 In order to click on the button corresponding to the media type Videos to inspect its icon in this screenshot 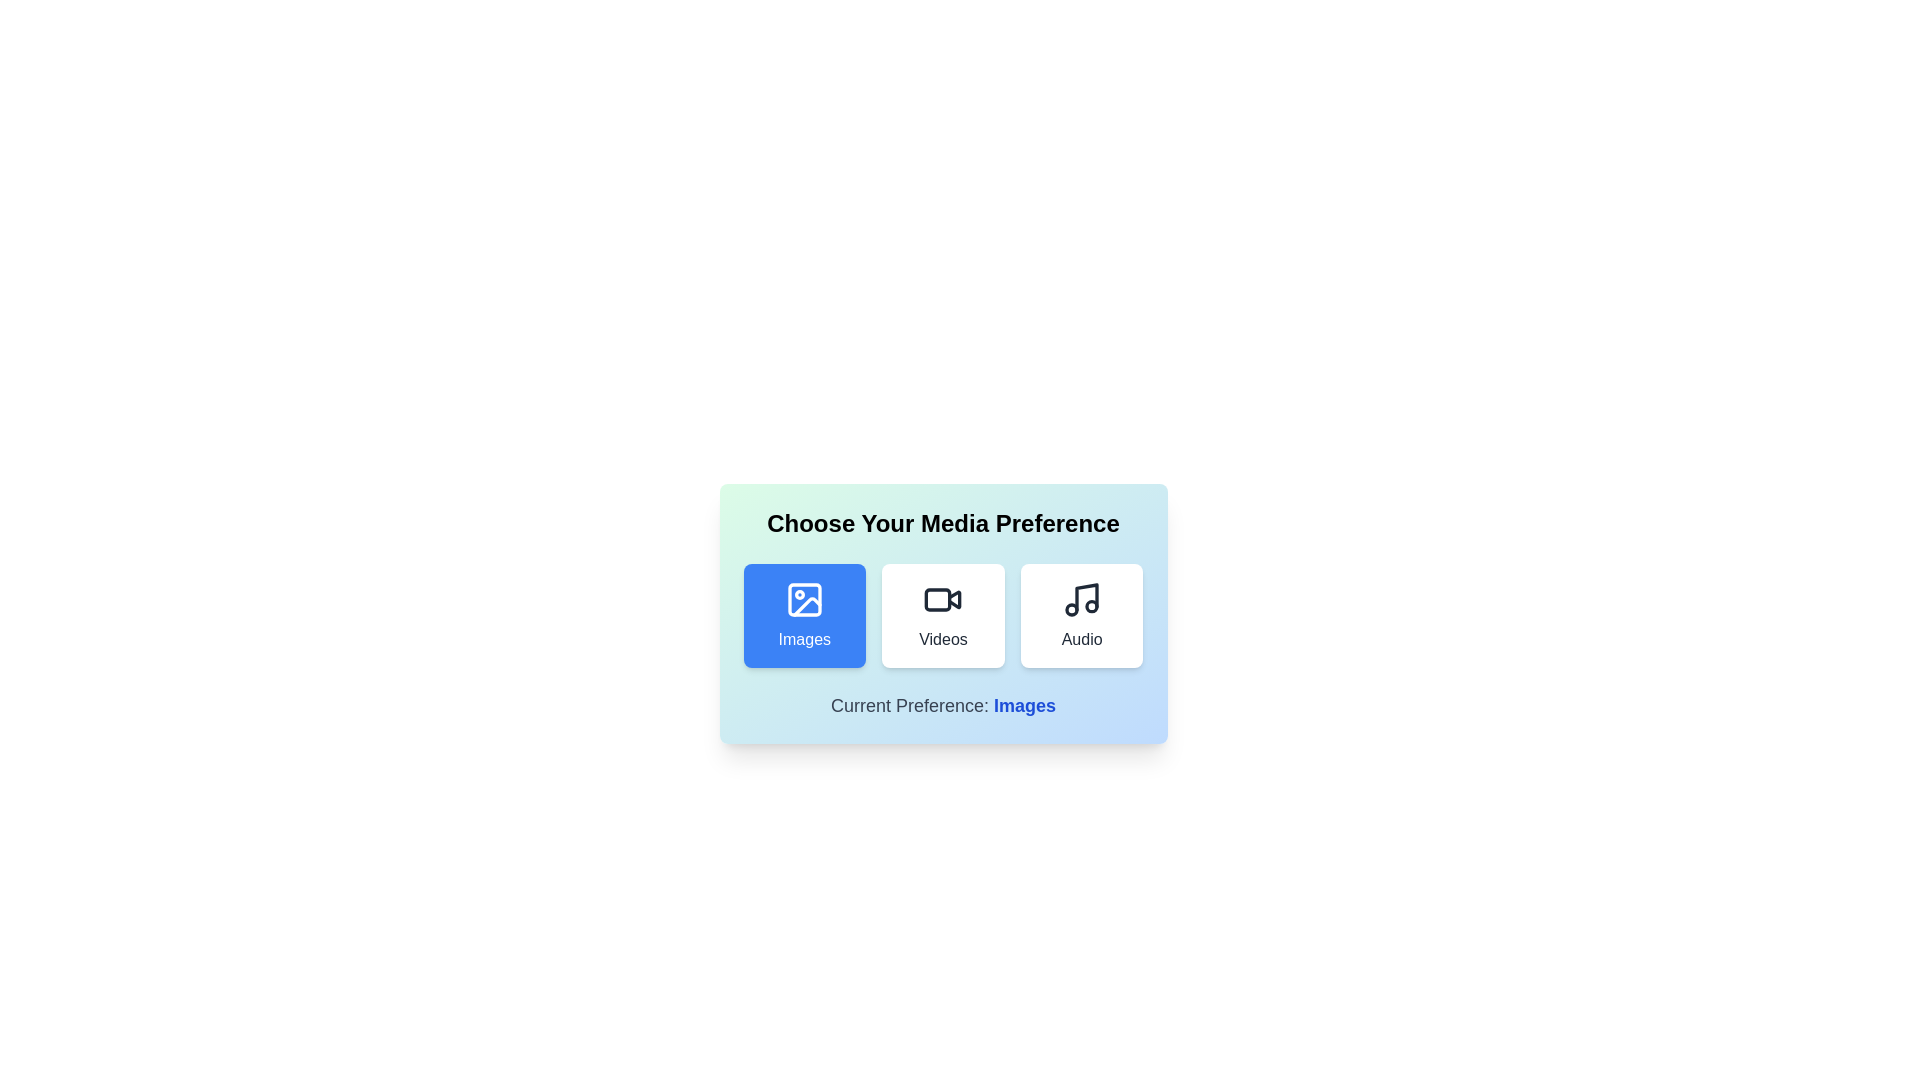, I will do `click(942, 615)`.